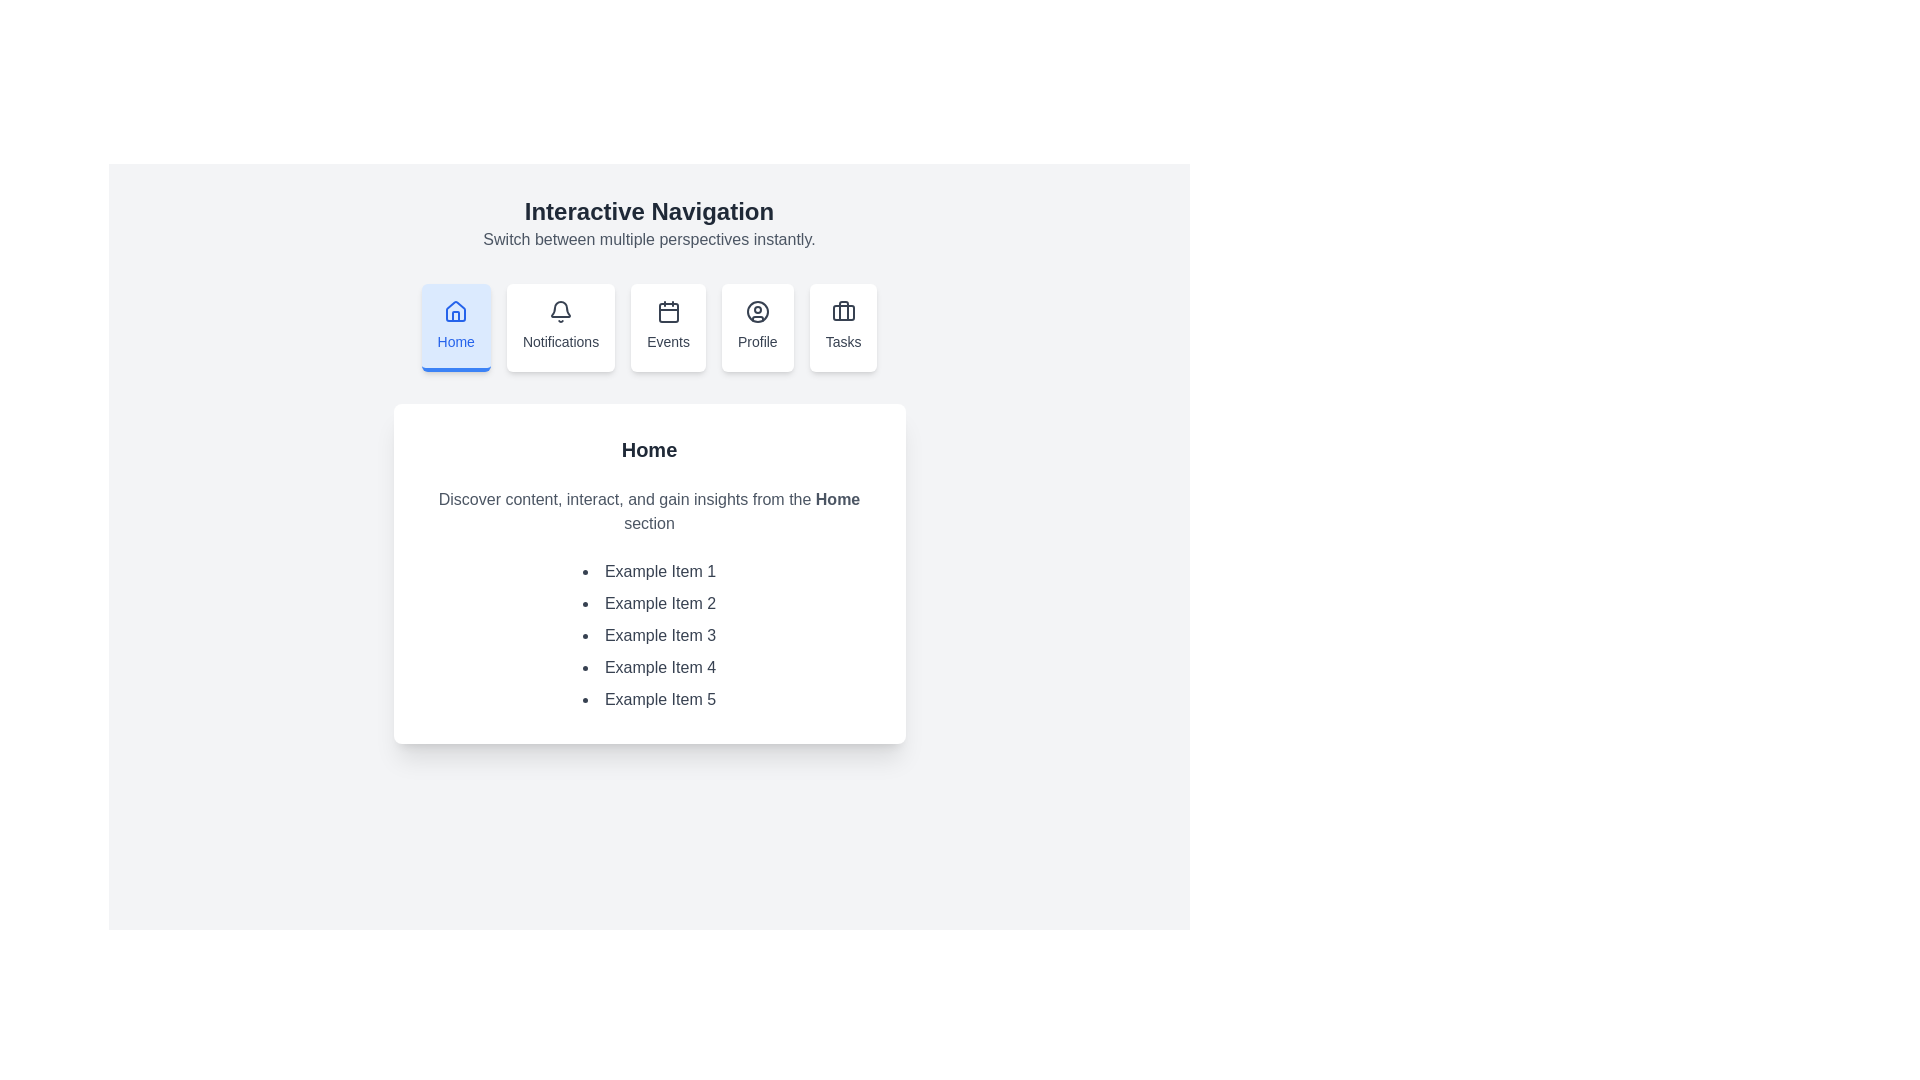 The image size is (1920, 1080). I want to click on the navigation button located between the 'Home' button and the 'Events' button, so click(560, 326).